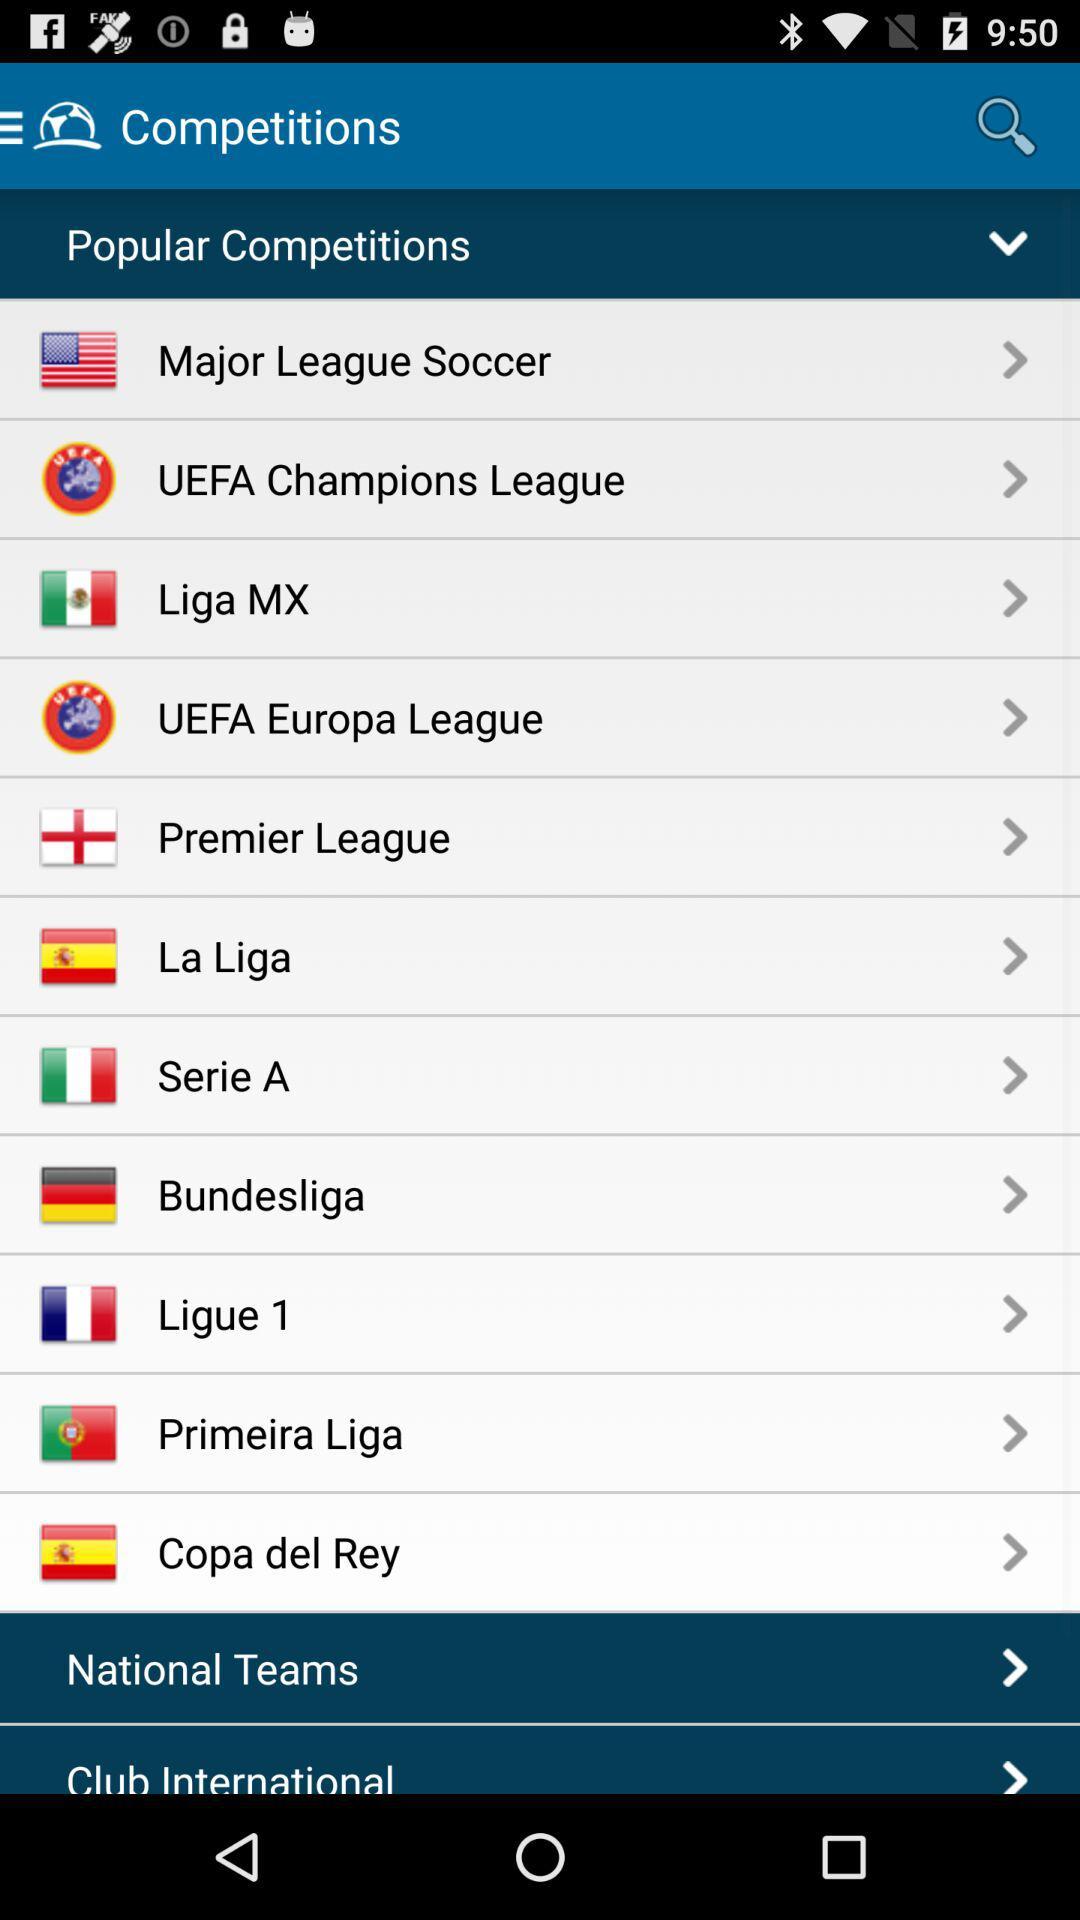 The height and width of the screenshot is (1920, 1080). What do you see at coordinates (223, 1668) in the screenshot?
I see `national teams` at bounding box center [223, 1668].